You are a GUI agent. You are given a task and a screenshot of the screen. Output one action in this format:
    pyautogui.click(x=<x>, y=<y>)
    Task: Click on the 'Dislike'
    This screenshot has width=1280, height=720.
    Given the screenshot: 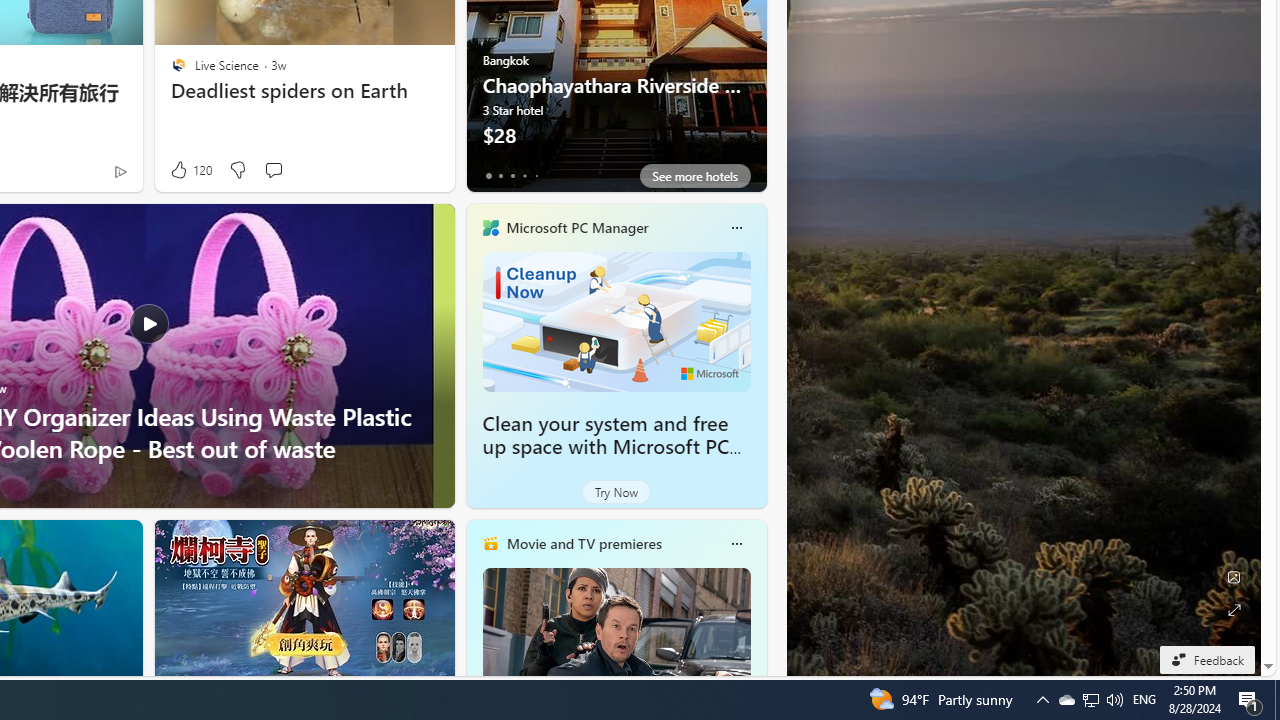 What is the action you would take?
    pyautogui.click(x=237, y=169)
    